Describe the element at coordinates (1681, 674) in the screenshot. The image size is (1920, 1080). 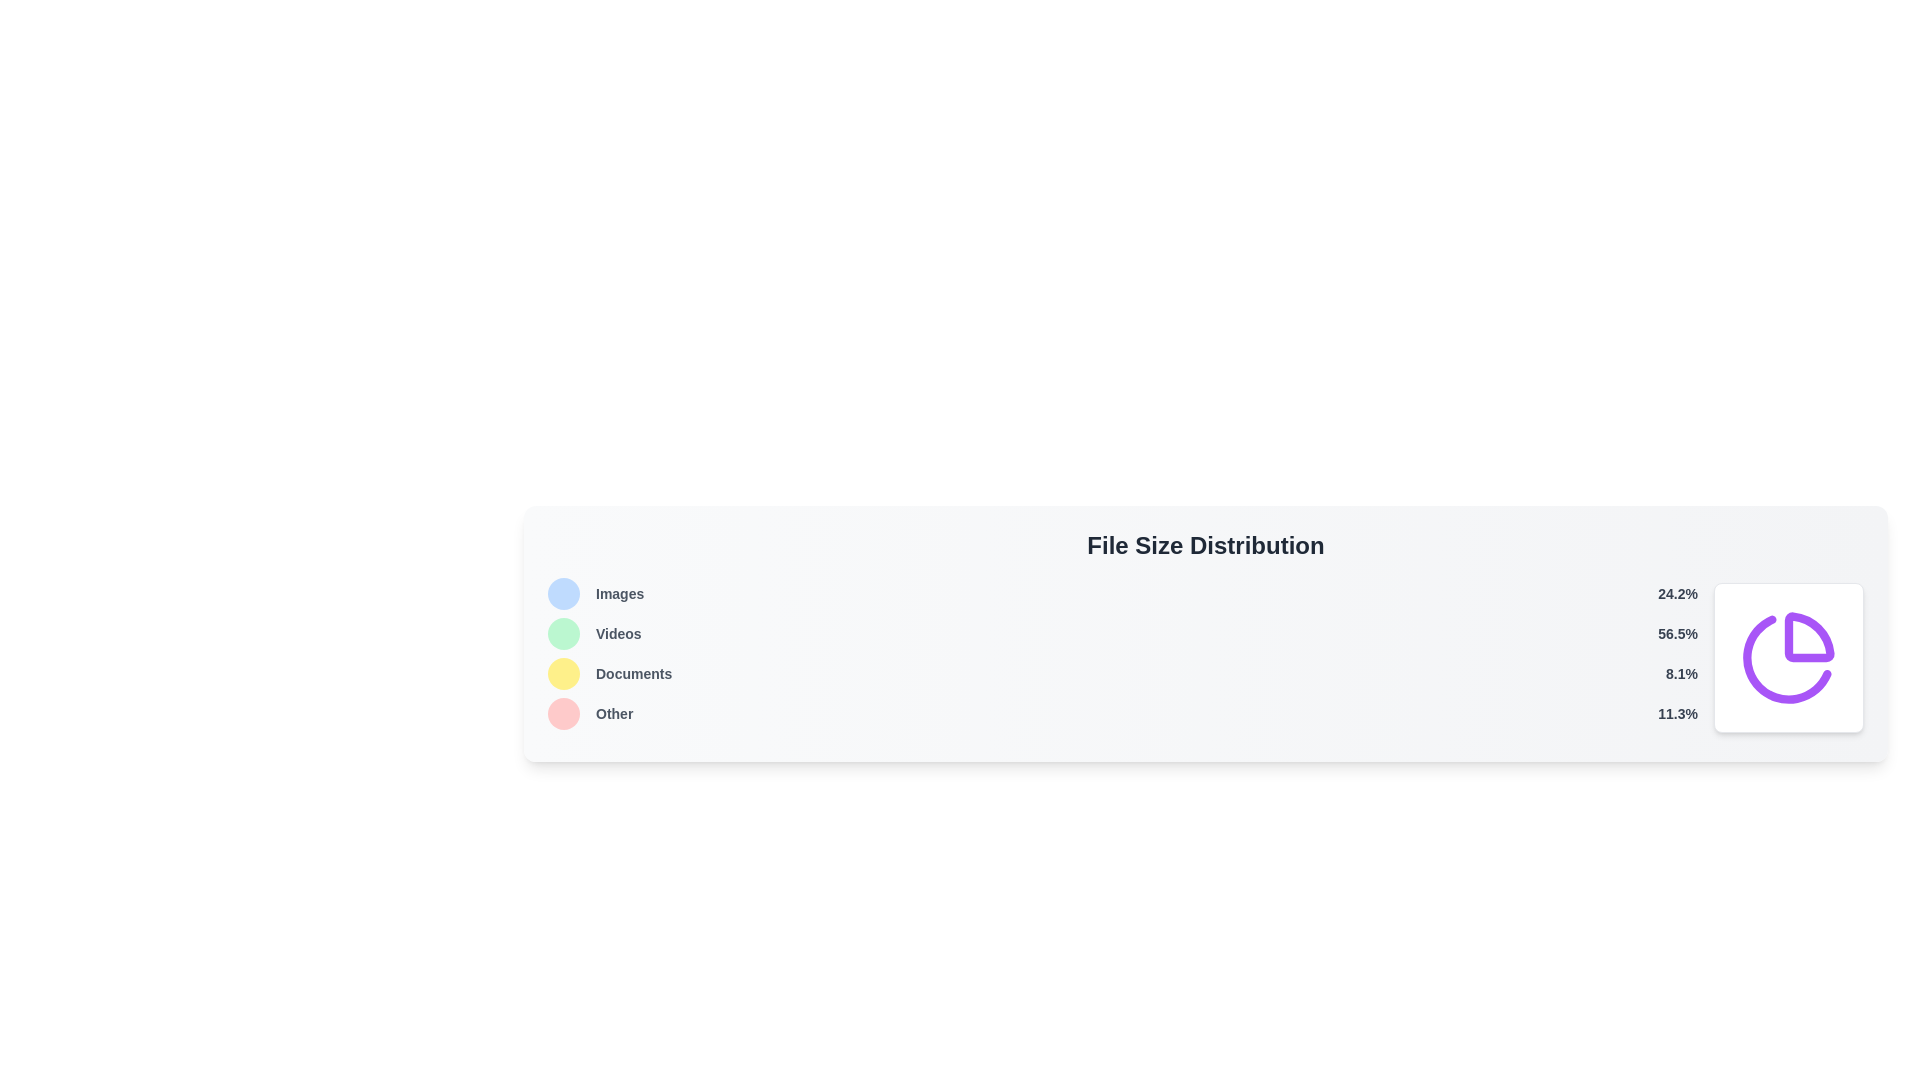
I see `the Label displaying metric value, which shows a numerical percentage value in the rightmost part of the horizontal row labeled 'Documents'` at that location.